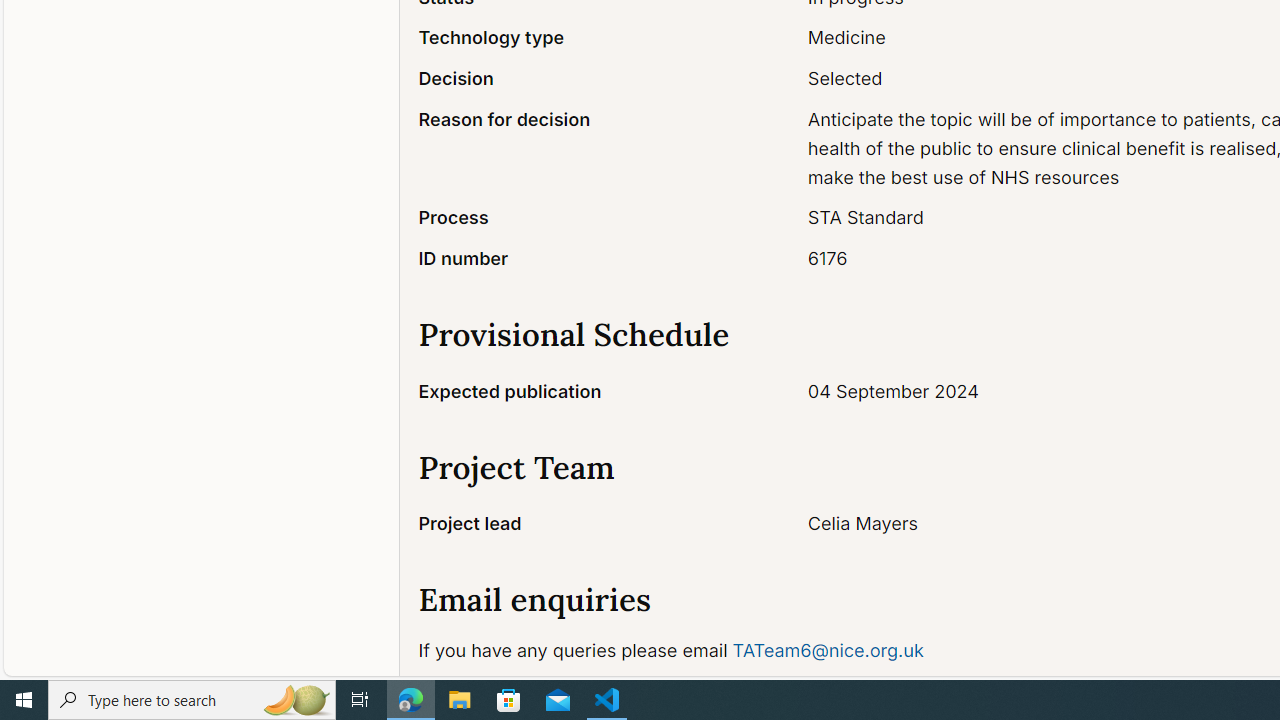 The height and width of the screenshot is (720, 1280). Describe the element at coordinates (828, 650) in the screenshot. I see `'TATeam6@nice.org.uk'` at that location.